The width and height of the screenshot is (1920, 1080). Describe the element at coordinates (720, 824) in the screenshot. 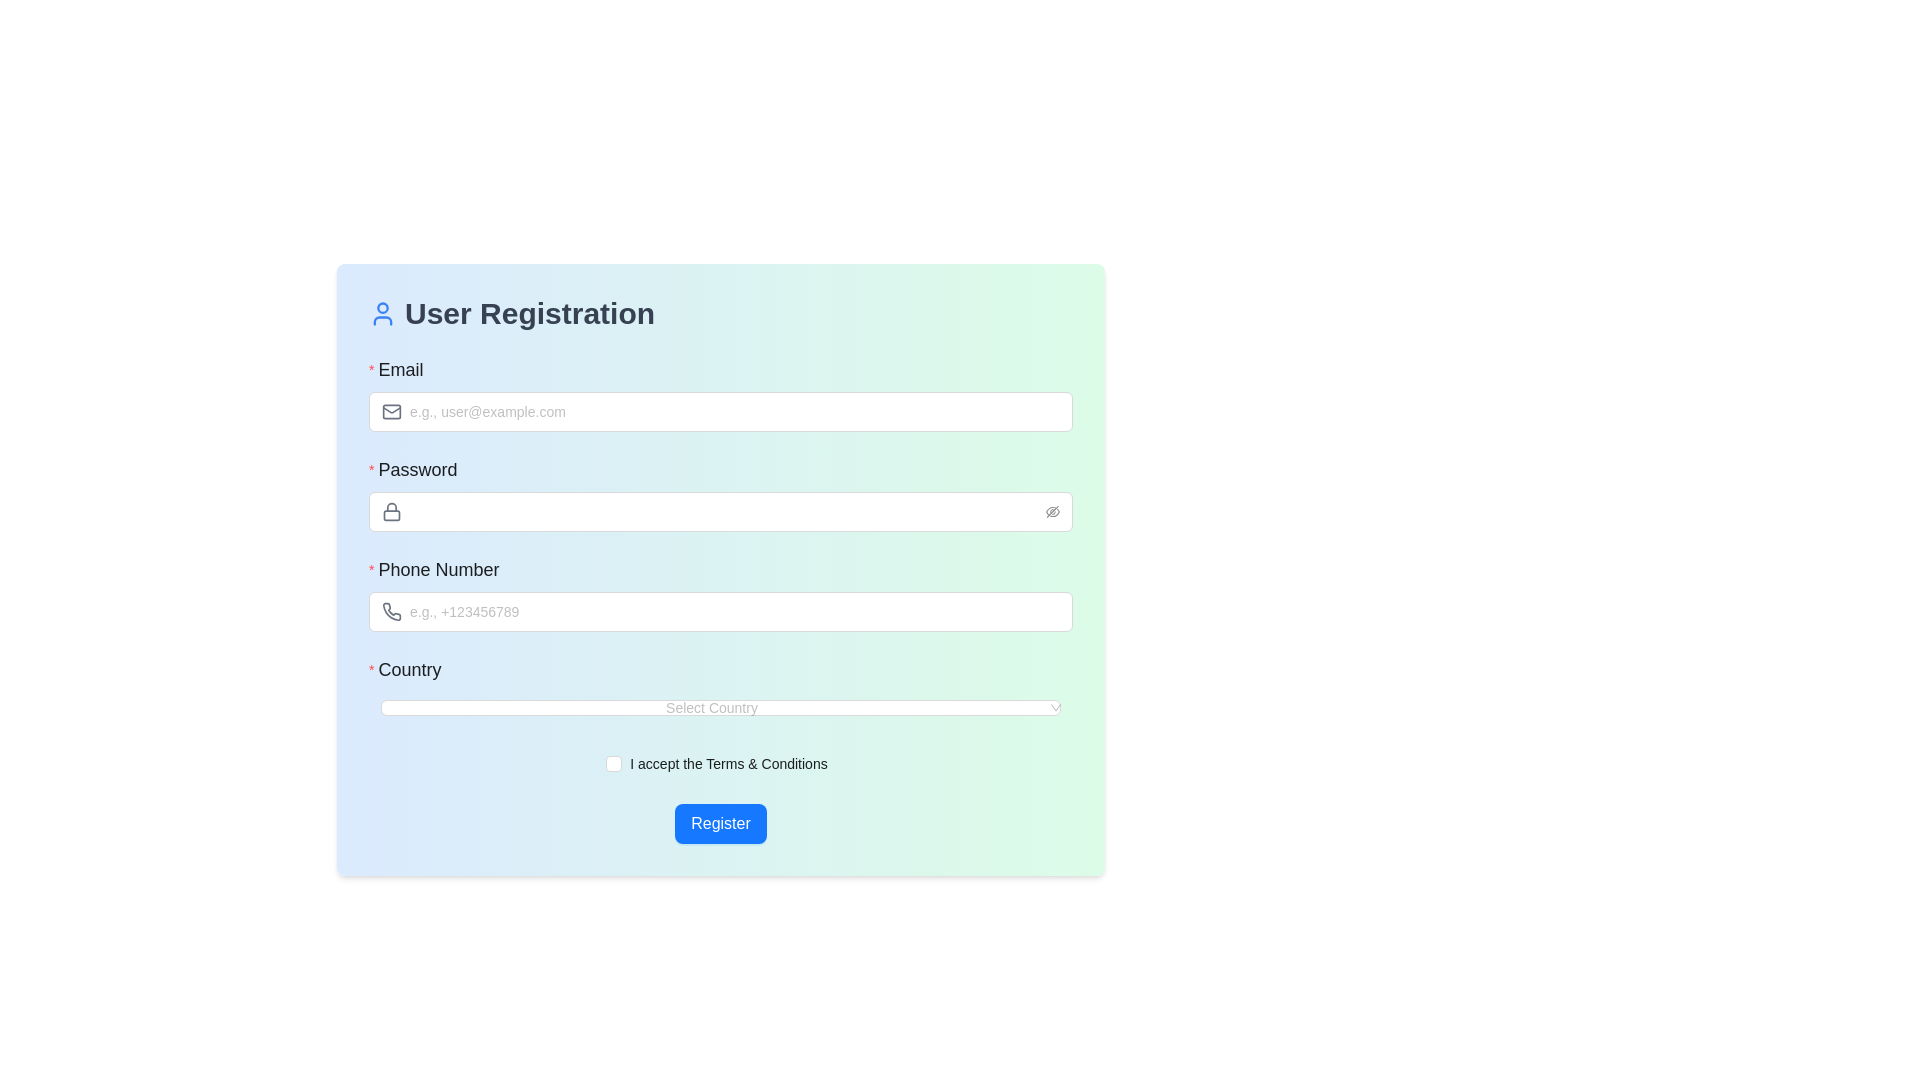

I see `the prominent blue 'Register' button located at the bottom of the form` at that location.